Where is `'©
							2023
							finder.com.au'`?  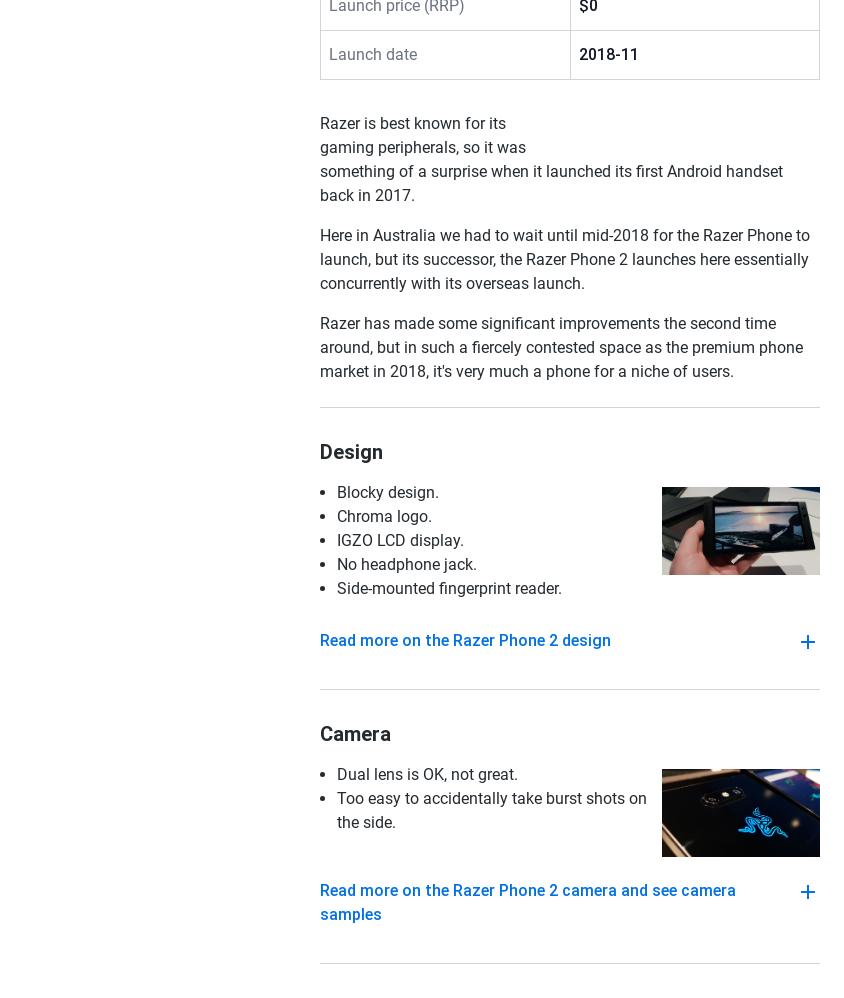
'©
							2023
							finder.com.au' is located at coordinates (690, 553).